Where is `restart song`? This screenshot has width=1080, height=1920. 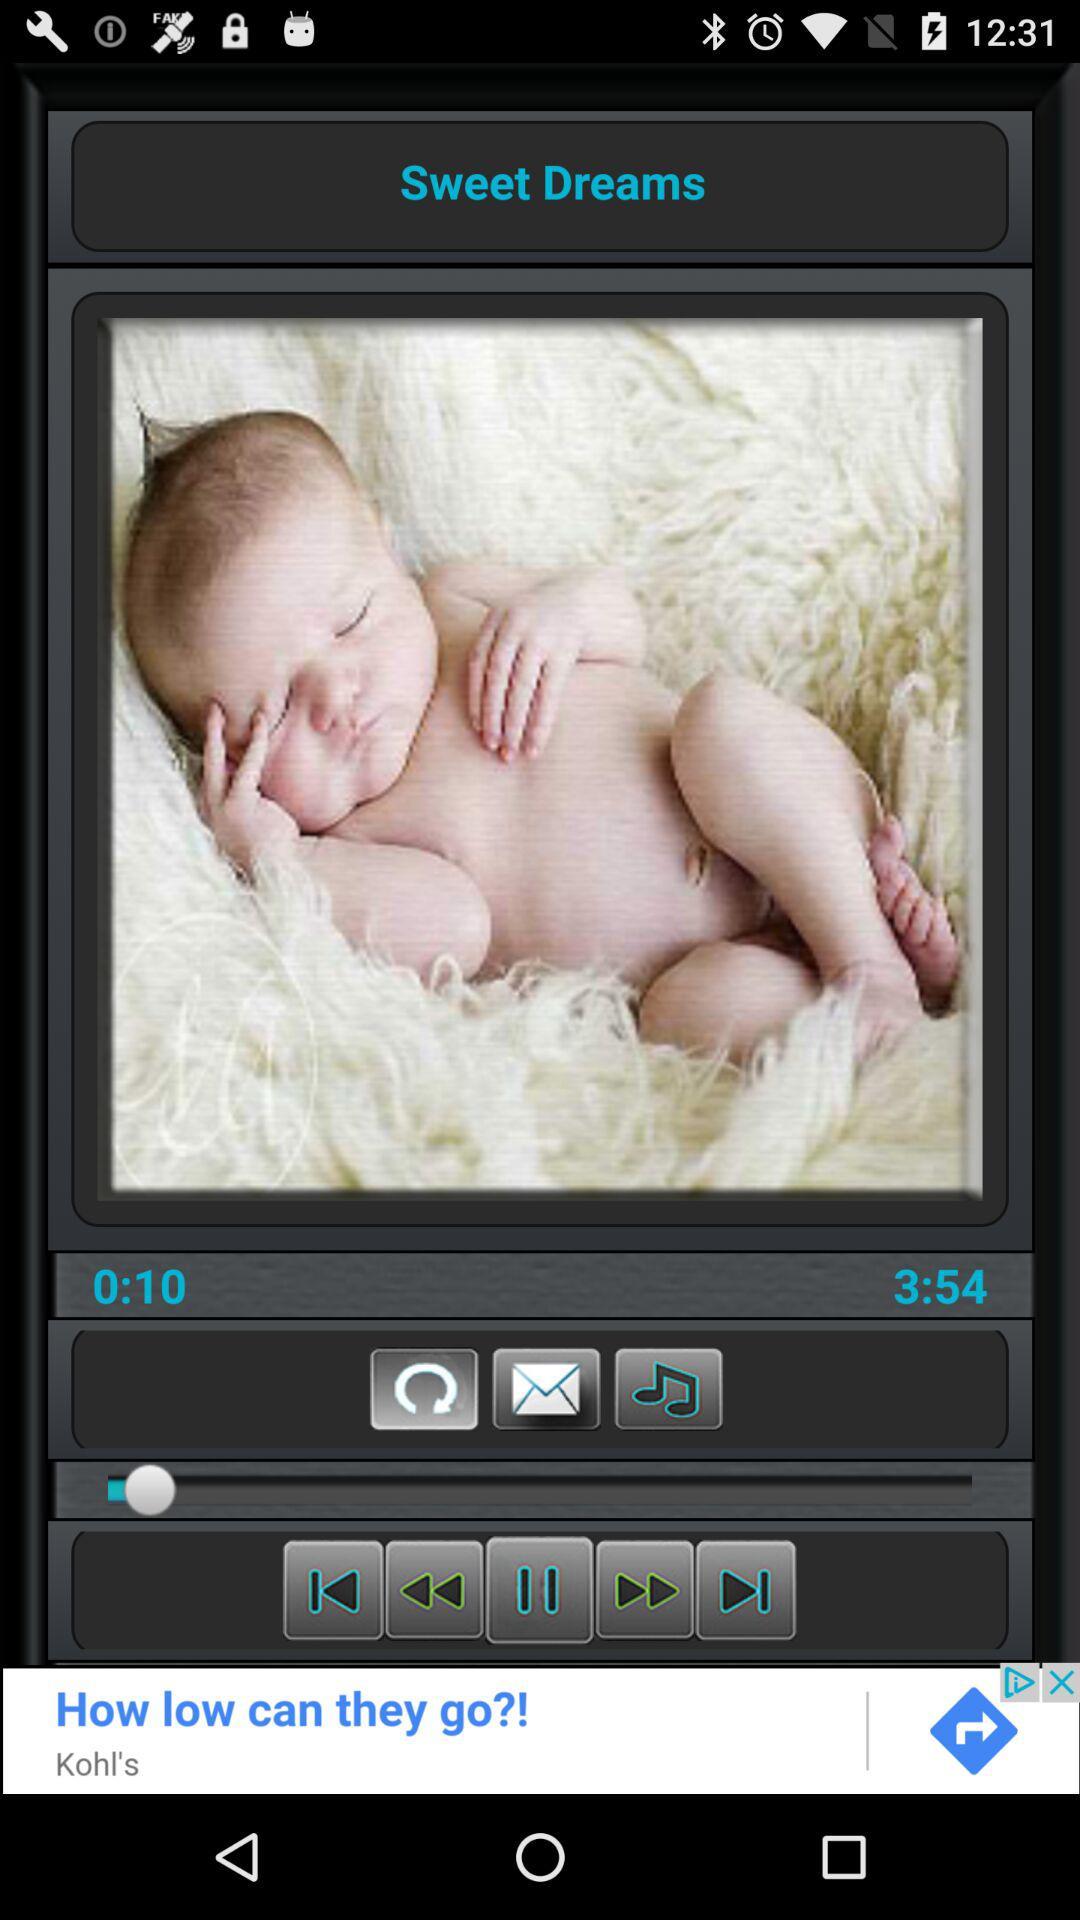
restart song is located at coordinates (423, 1387).